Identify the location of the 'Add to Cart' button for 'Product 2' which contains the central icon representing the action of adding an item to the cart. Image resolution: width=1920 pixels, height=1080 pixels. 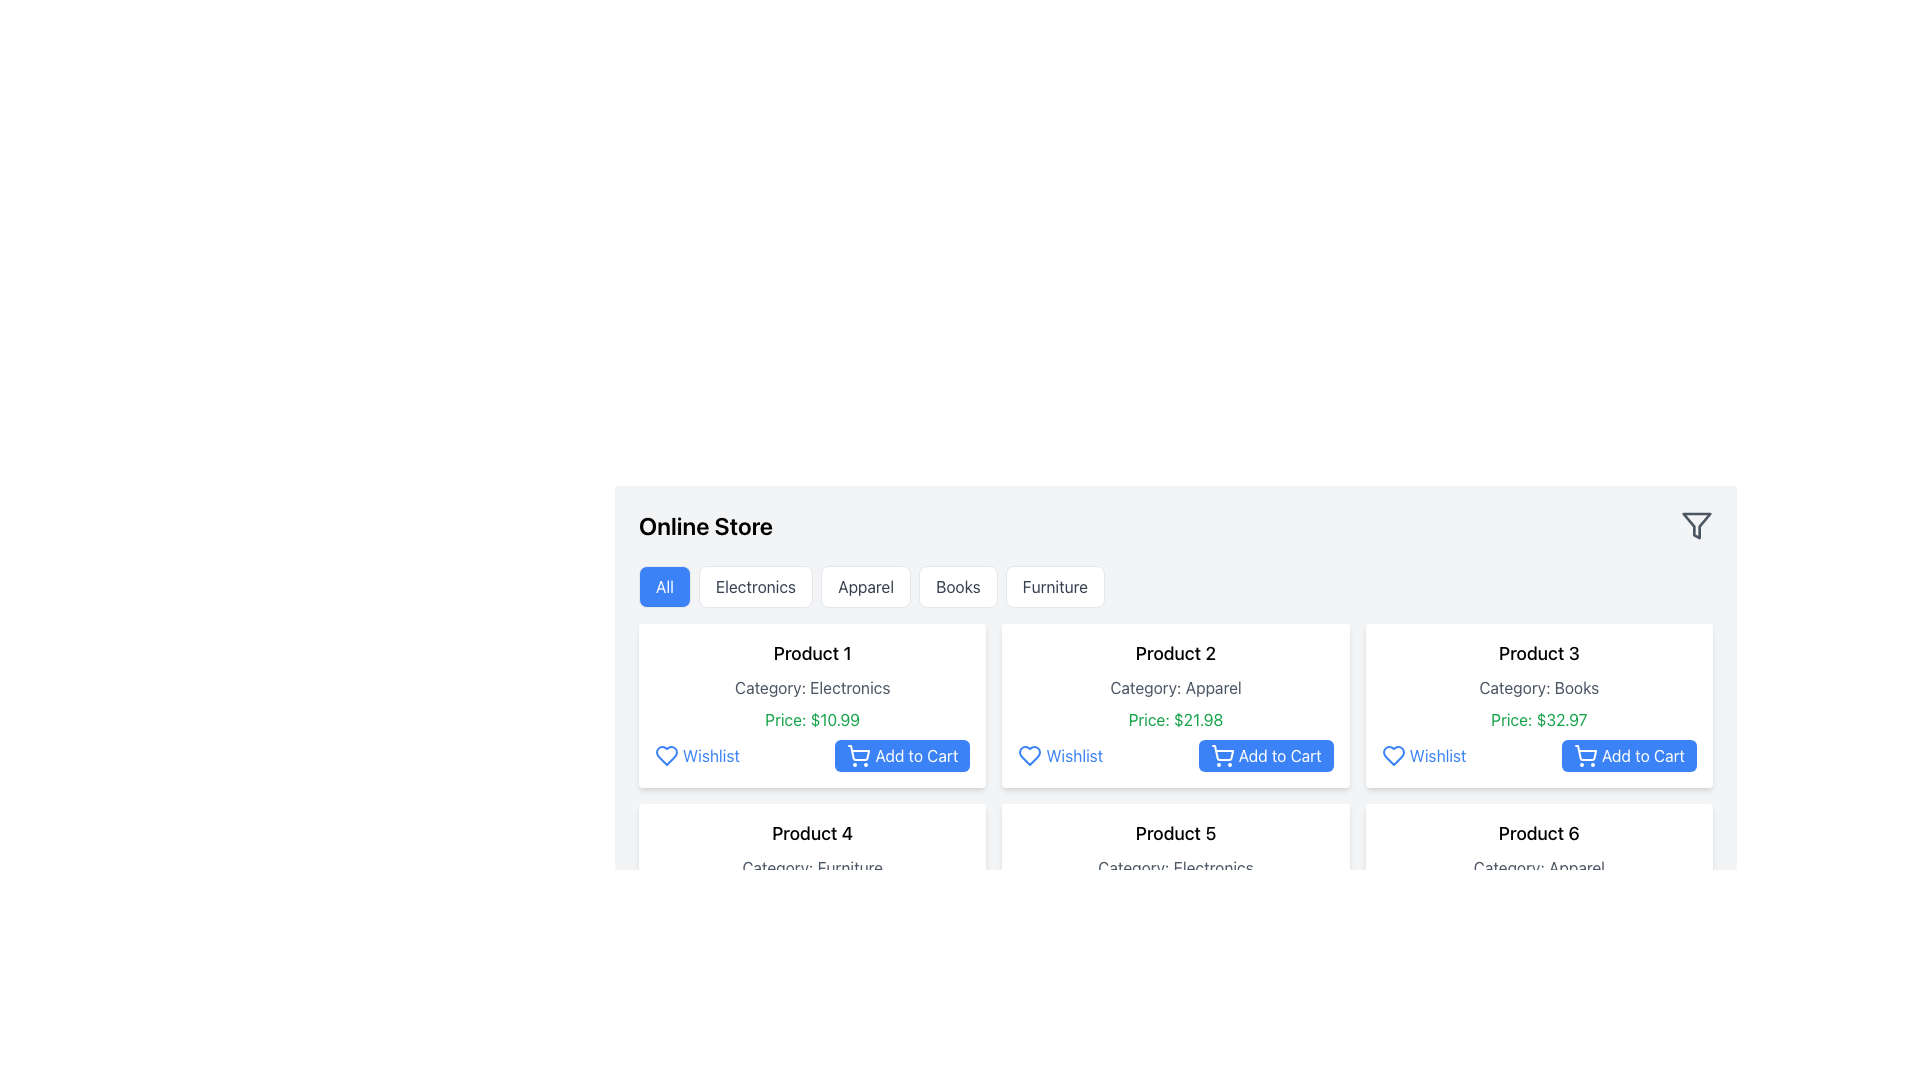
(1221, 753).